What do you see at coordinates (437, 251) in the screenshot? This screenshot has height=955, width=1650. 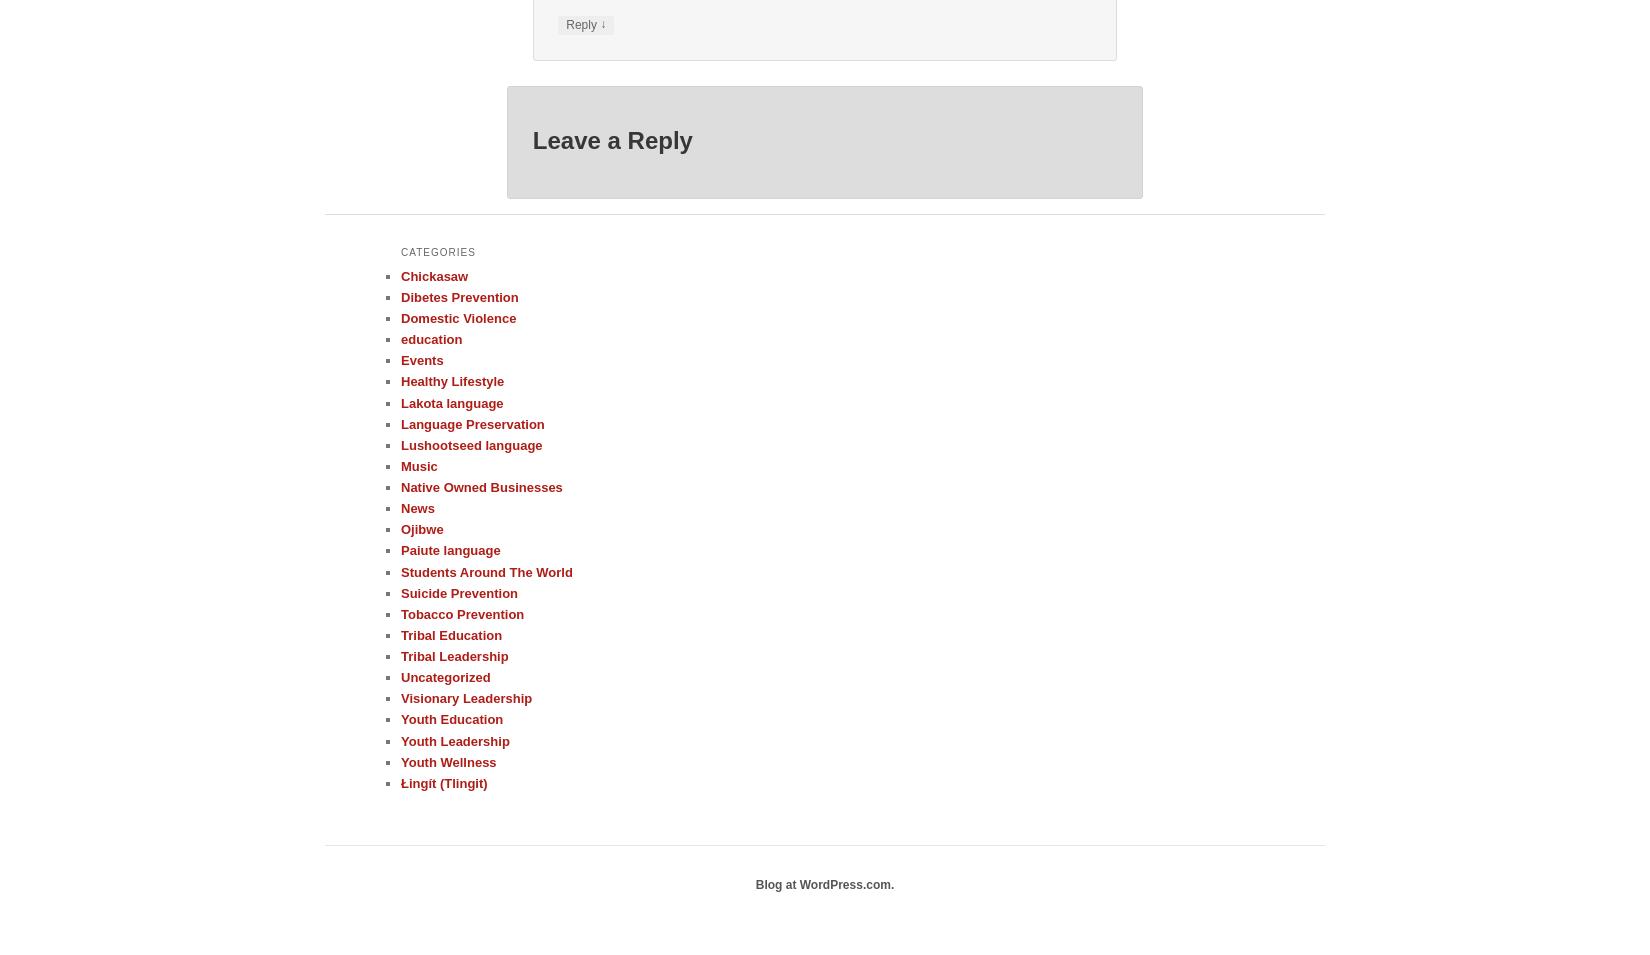 I see `'Categories'` at bounding box center [437, 251].